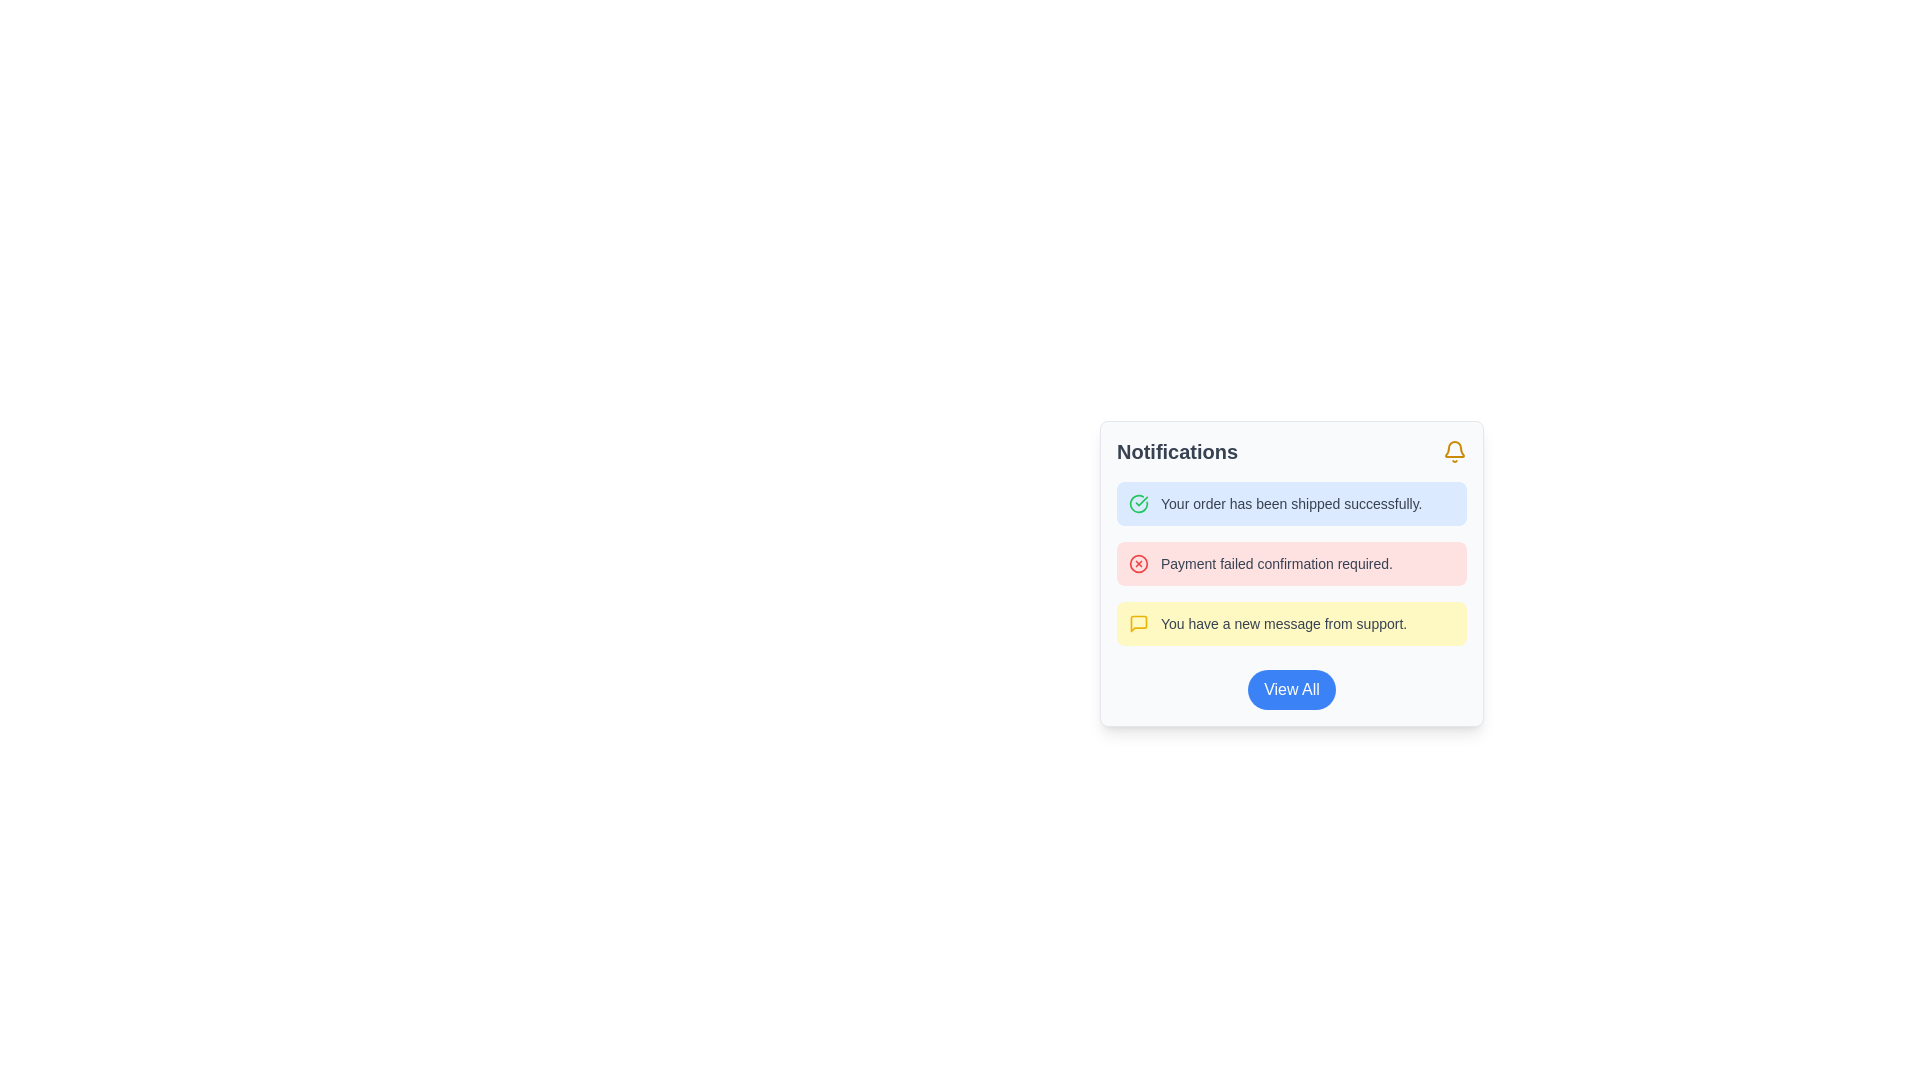 The image size is (1920, 1080). I want to click on the notification bell icon located in the top-right corner of the notification panel next to the title 'Notifications.', so click(1454, 448).